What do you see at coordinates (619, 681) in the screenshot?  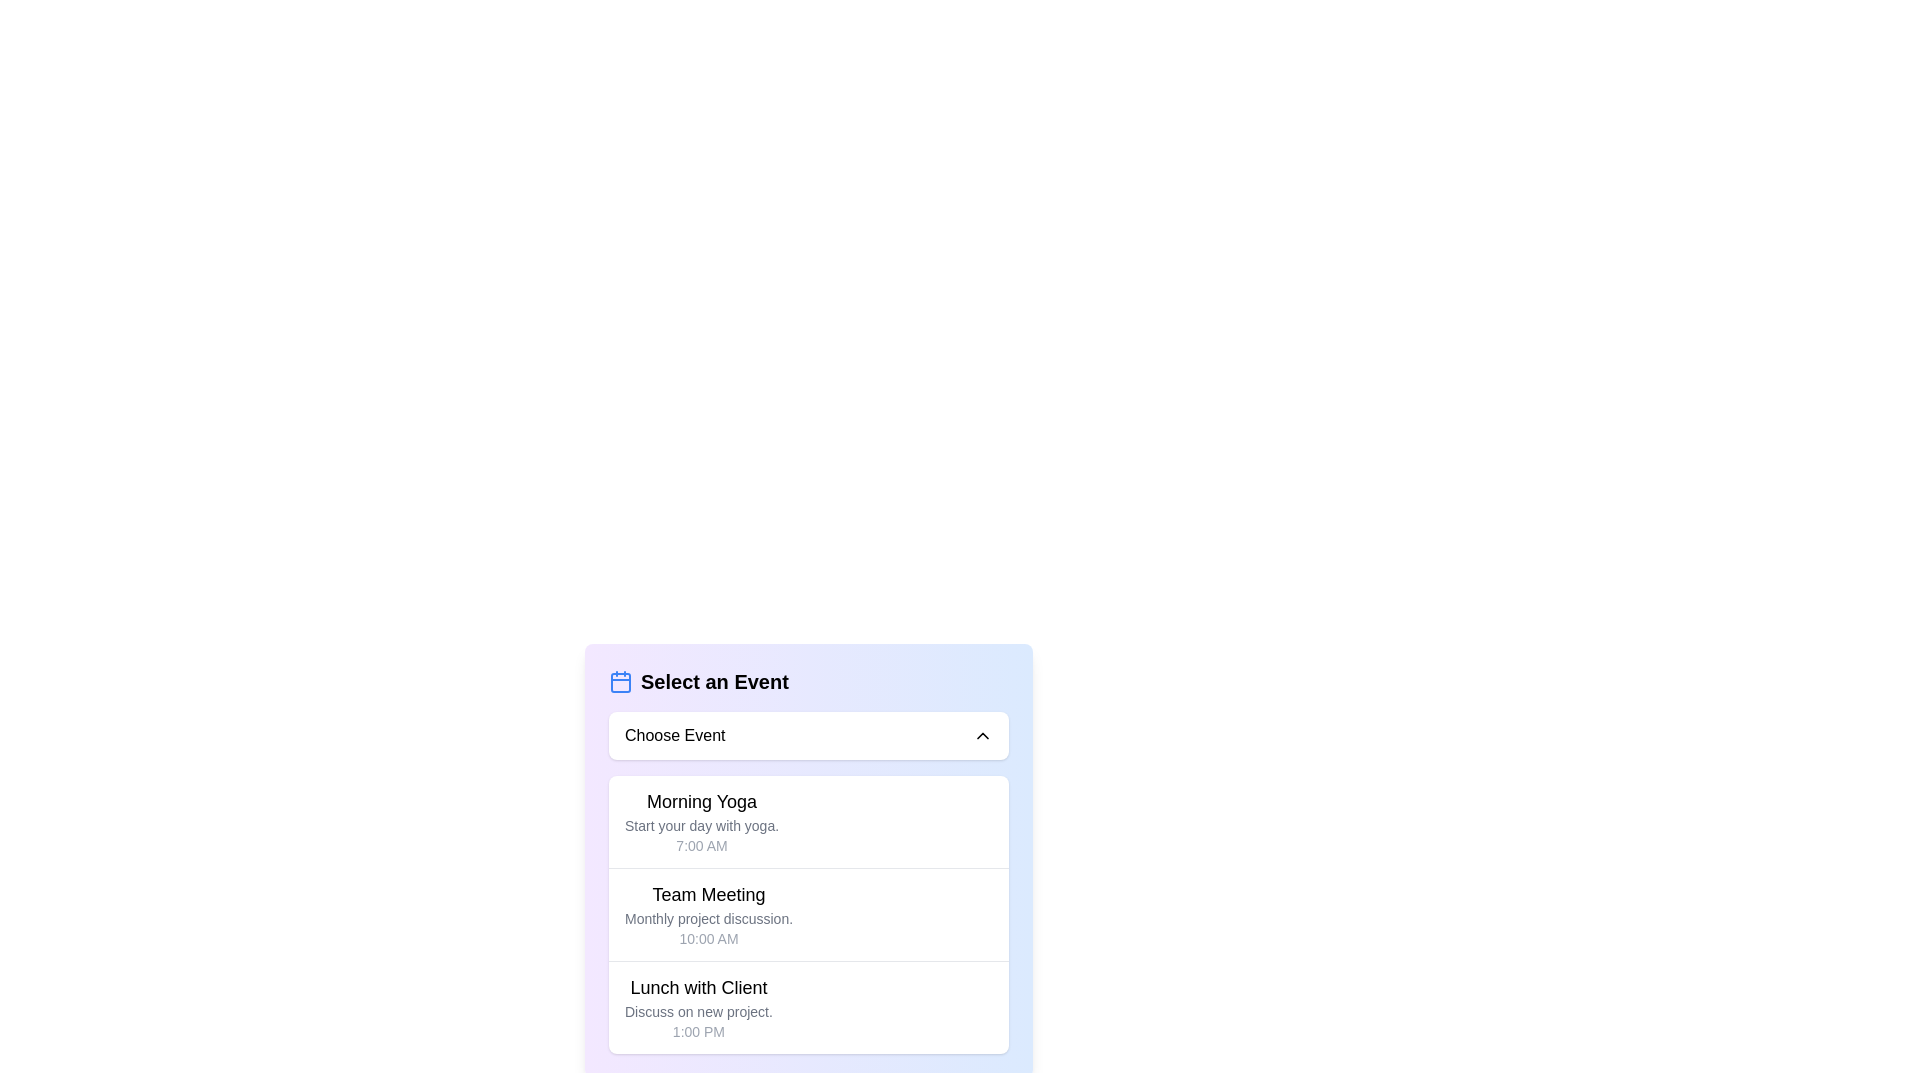 I see `the decorative graphical element representing the calendar's display surface, located in the top-left corner of the 'Select an Event' heading` at bounding box center [619, 681].